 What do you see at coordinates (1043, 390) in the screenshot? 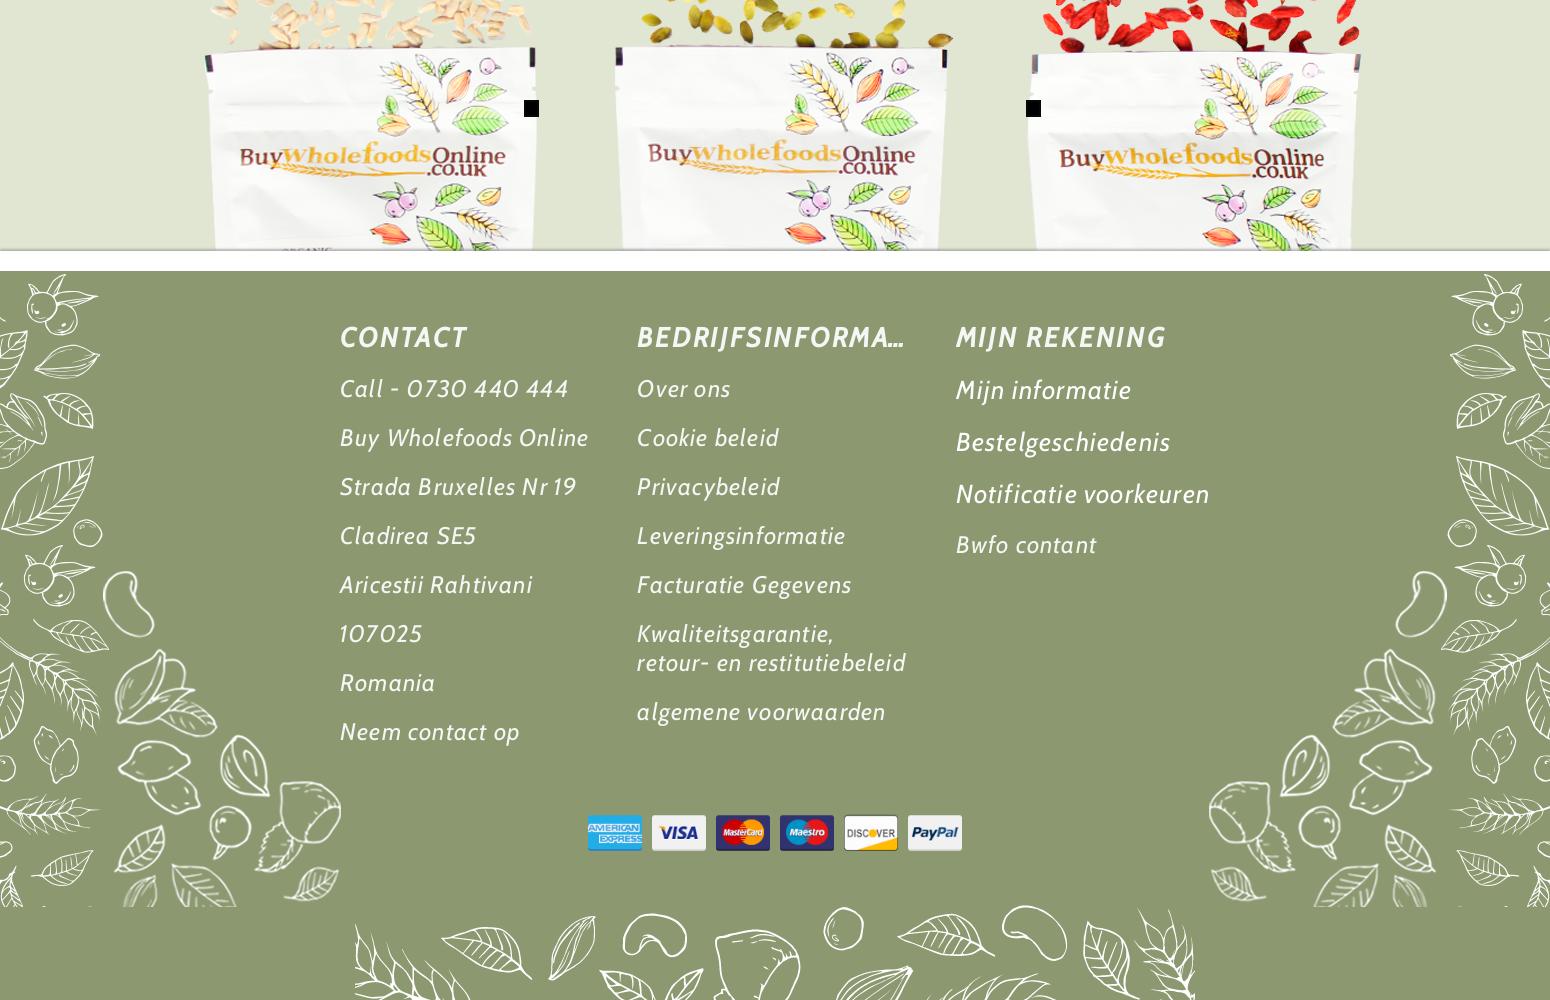
I see `'Mijn informatie'` at bounding box center [1043, 390].